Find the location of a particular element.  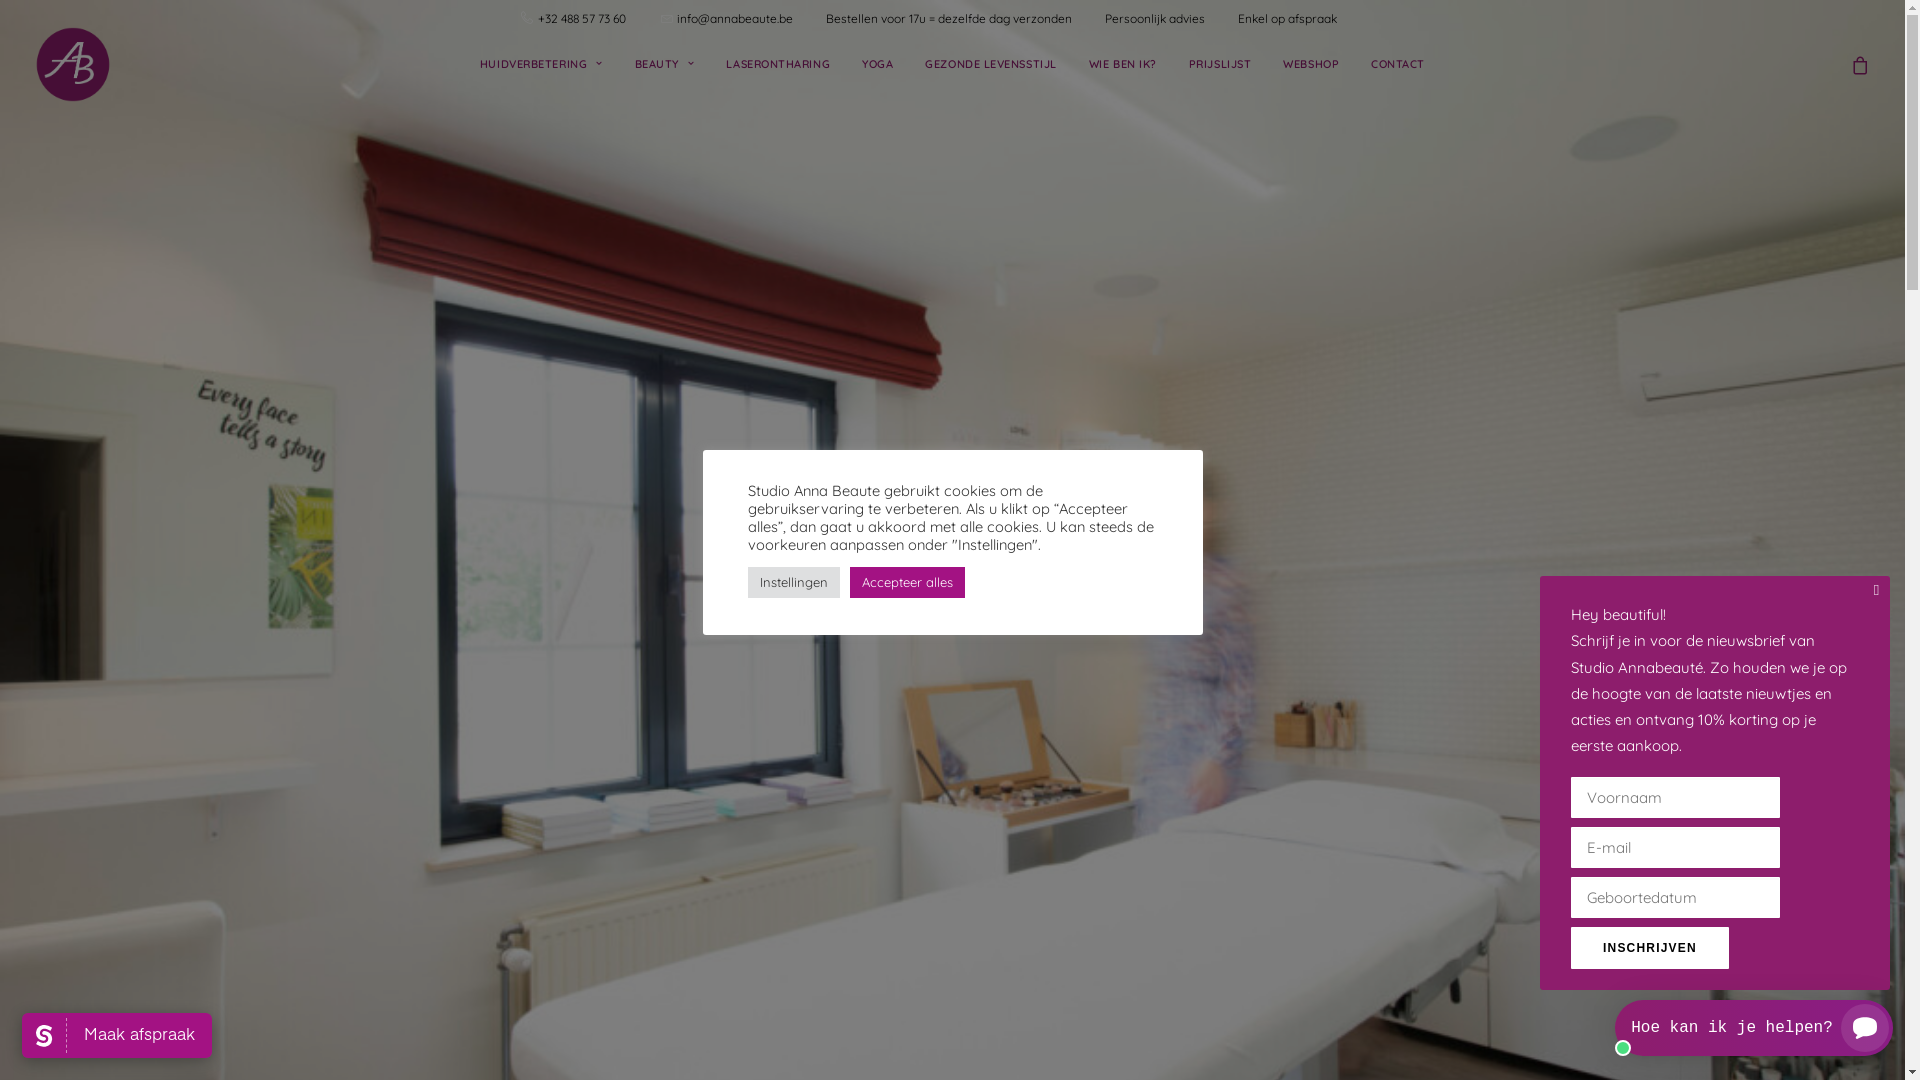

'info@annabeaute.be' is located at coordinates (676, 18).